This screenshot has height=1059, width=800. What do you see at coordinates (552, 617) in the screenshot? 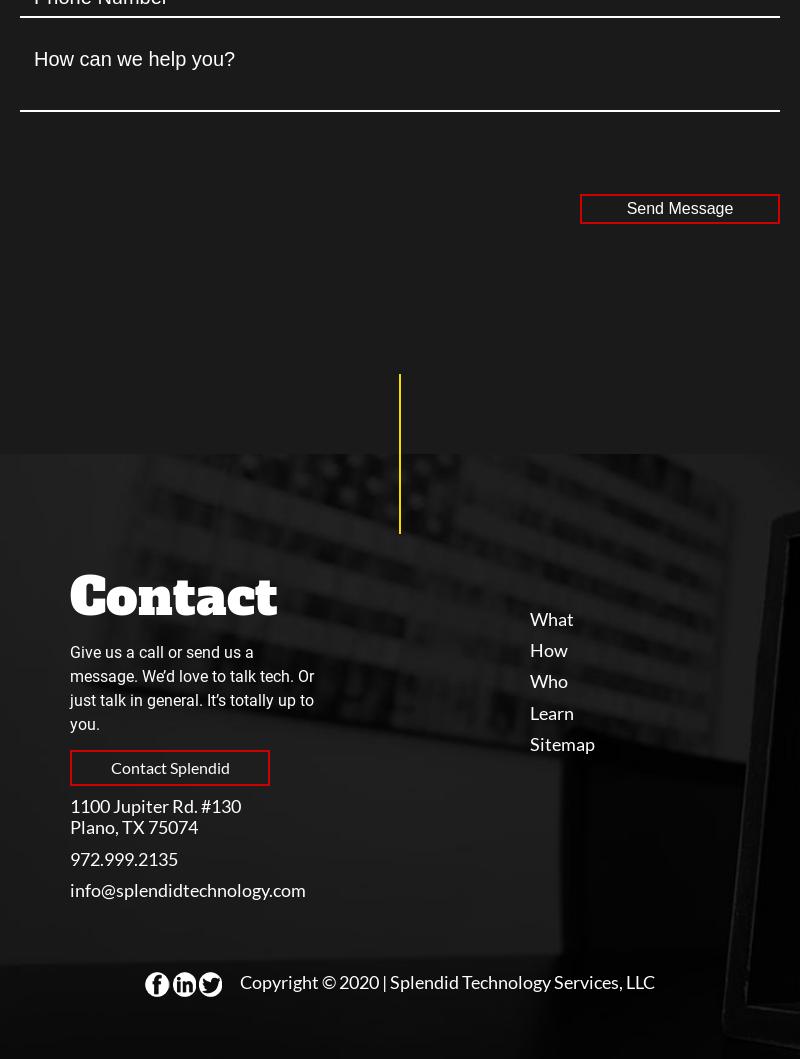
I see `'What'` at bounding box center [552, 617].